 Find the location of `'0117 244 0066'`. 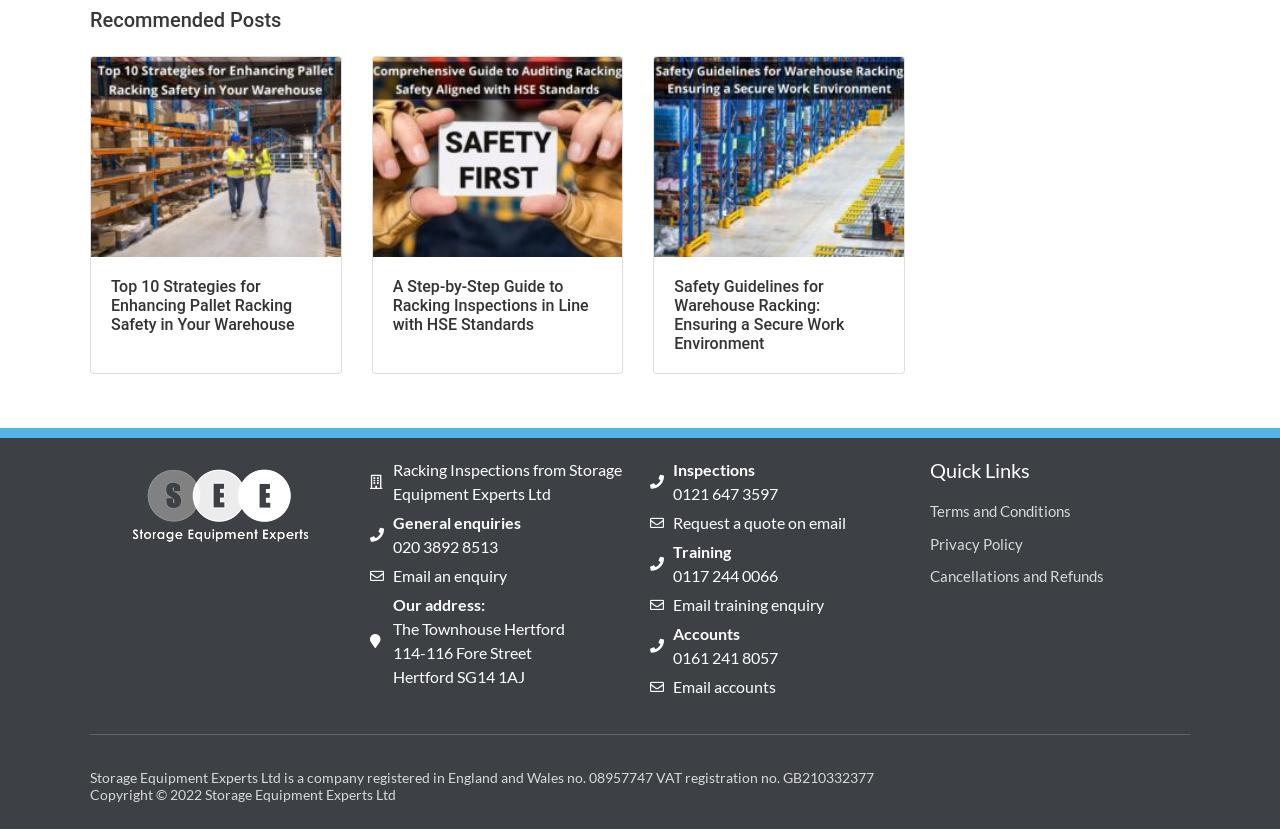

'0117 244 0066' is located at coordinates (723, 574).